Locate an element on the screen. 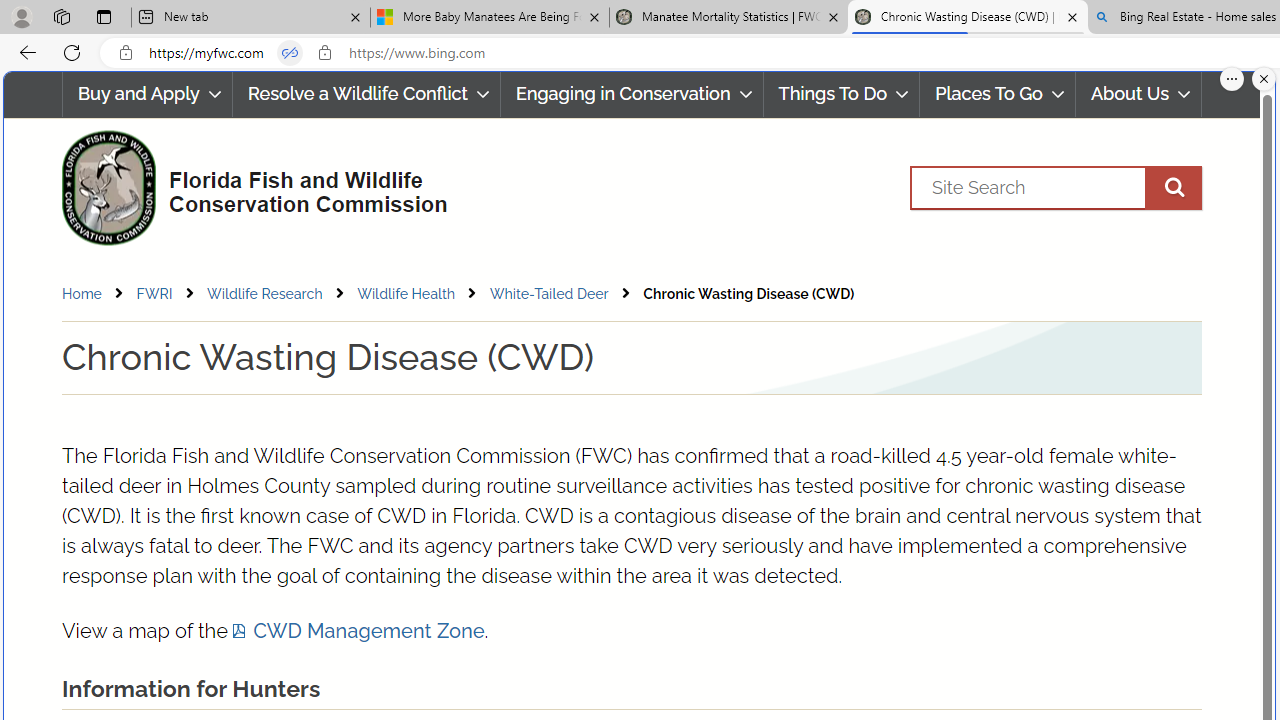 The width and height of the screenshot is (1280, 720). 'Resolve a Wildlife Conflict' is located at coordinates (366, 94).